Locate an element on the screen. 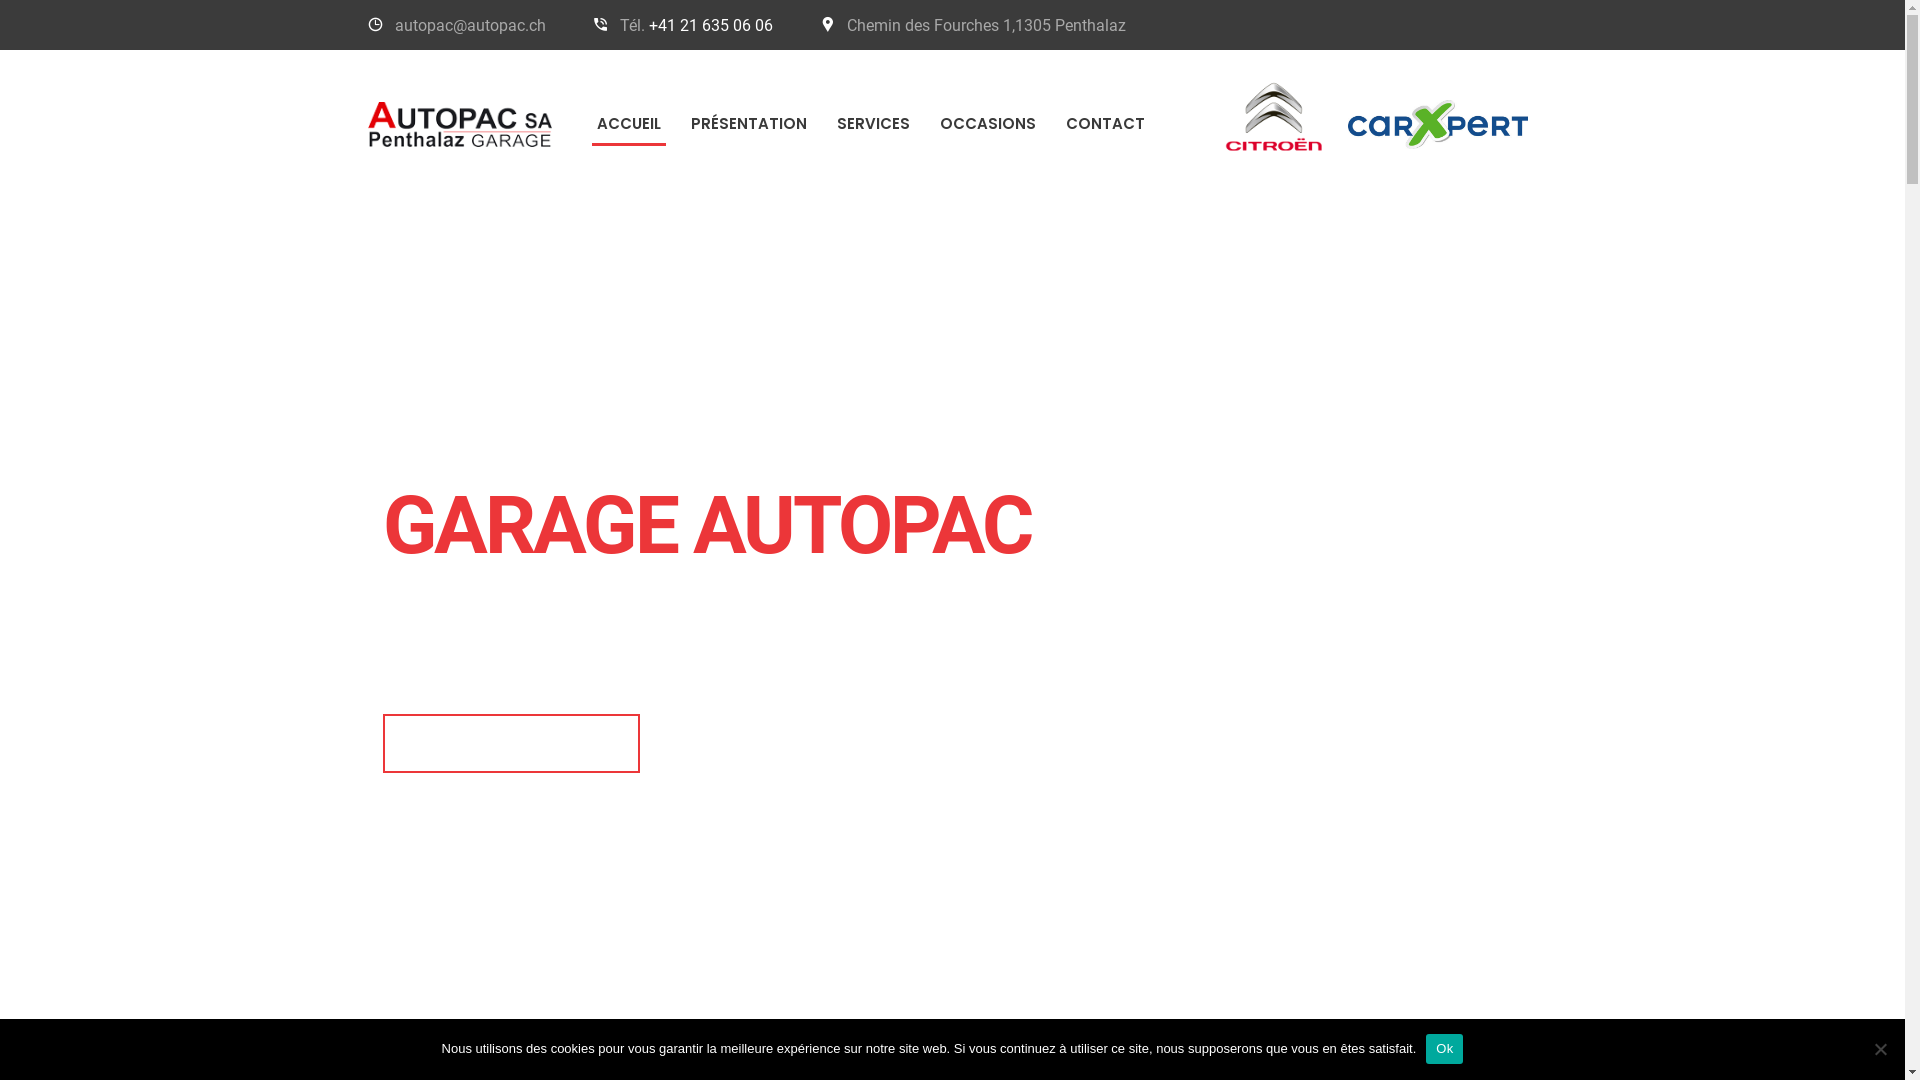  'OCCASIONS' is located at coordinates (923, 123).